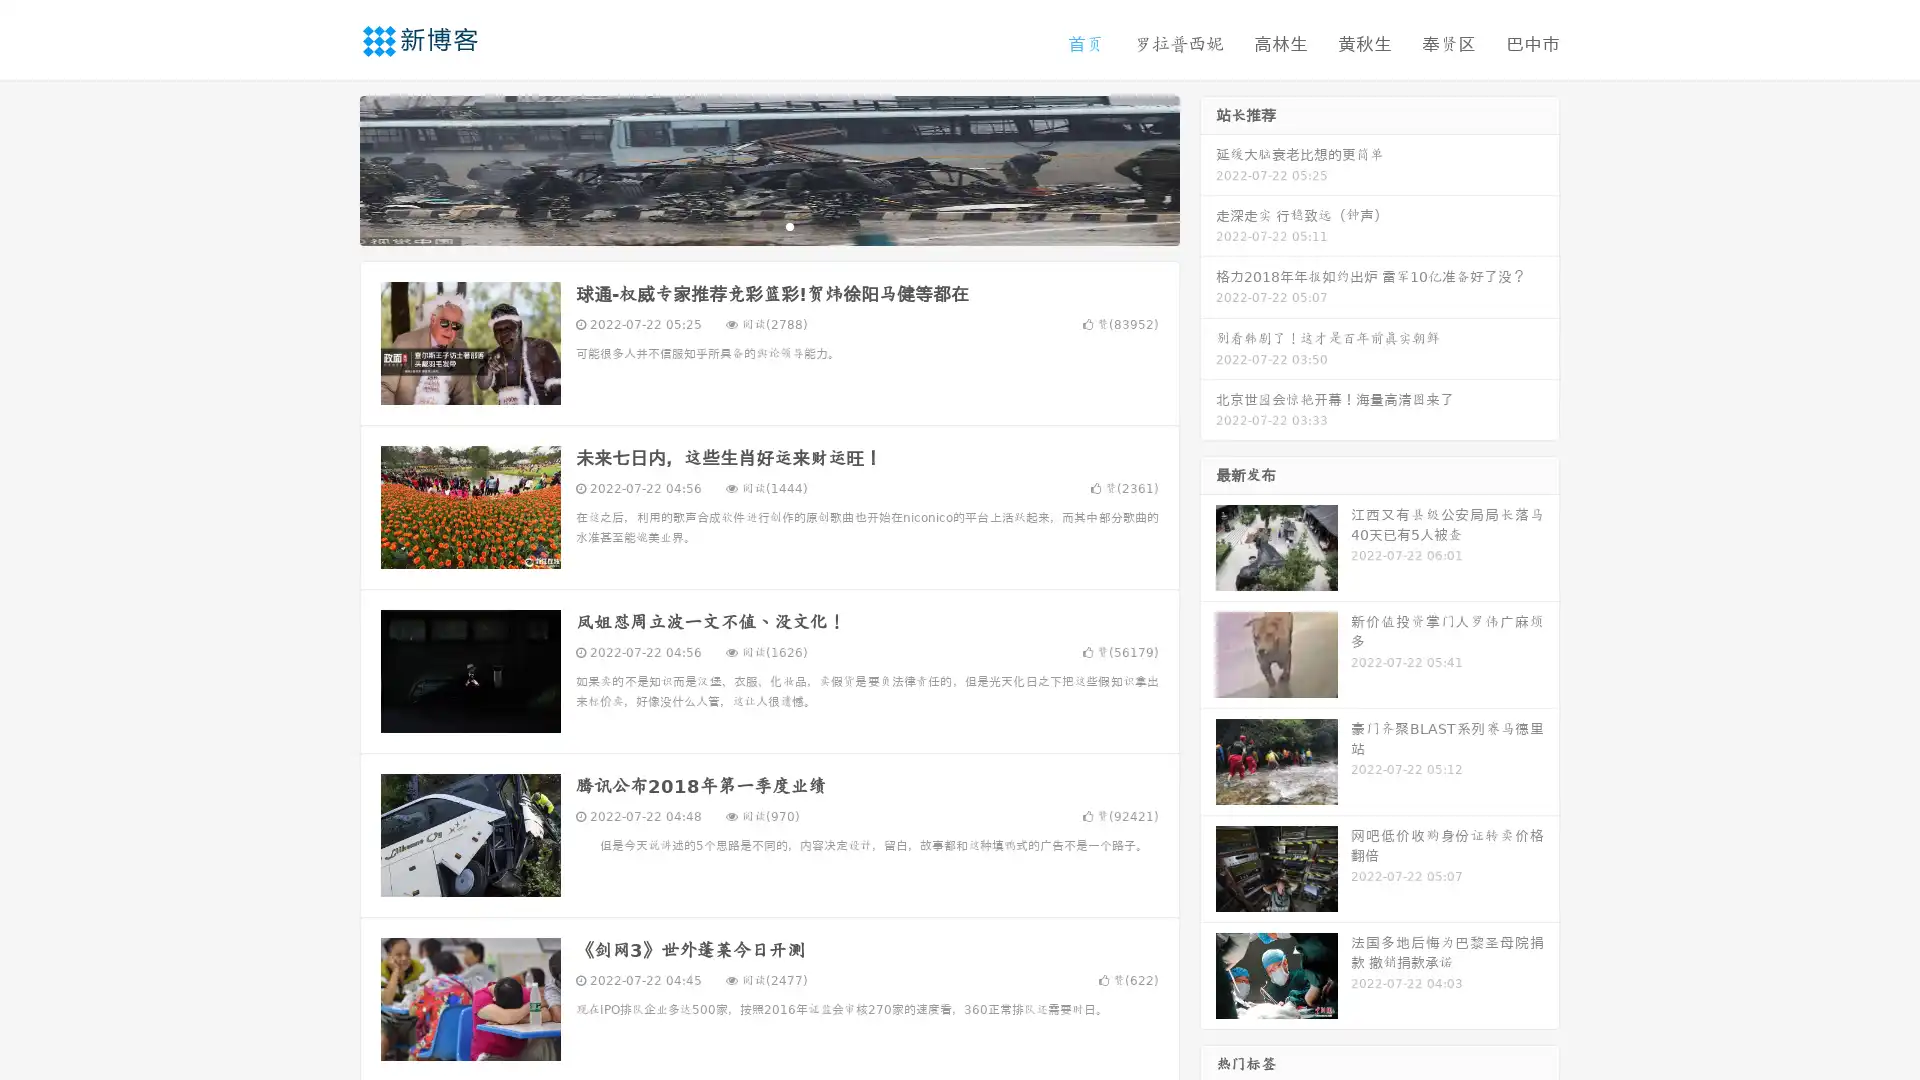 This screenshot has height=1080, width=1920. Describe the element at coordinates (1208, 168) in the screenshot. I see `Next slide` at that location.